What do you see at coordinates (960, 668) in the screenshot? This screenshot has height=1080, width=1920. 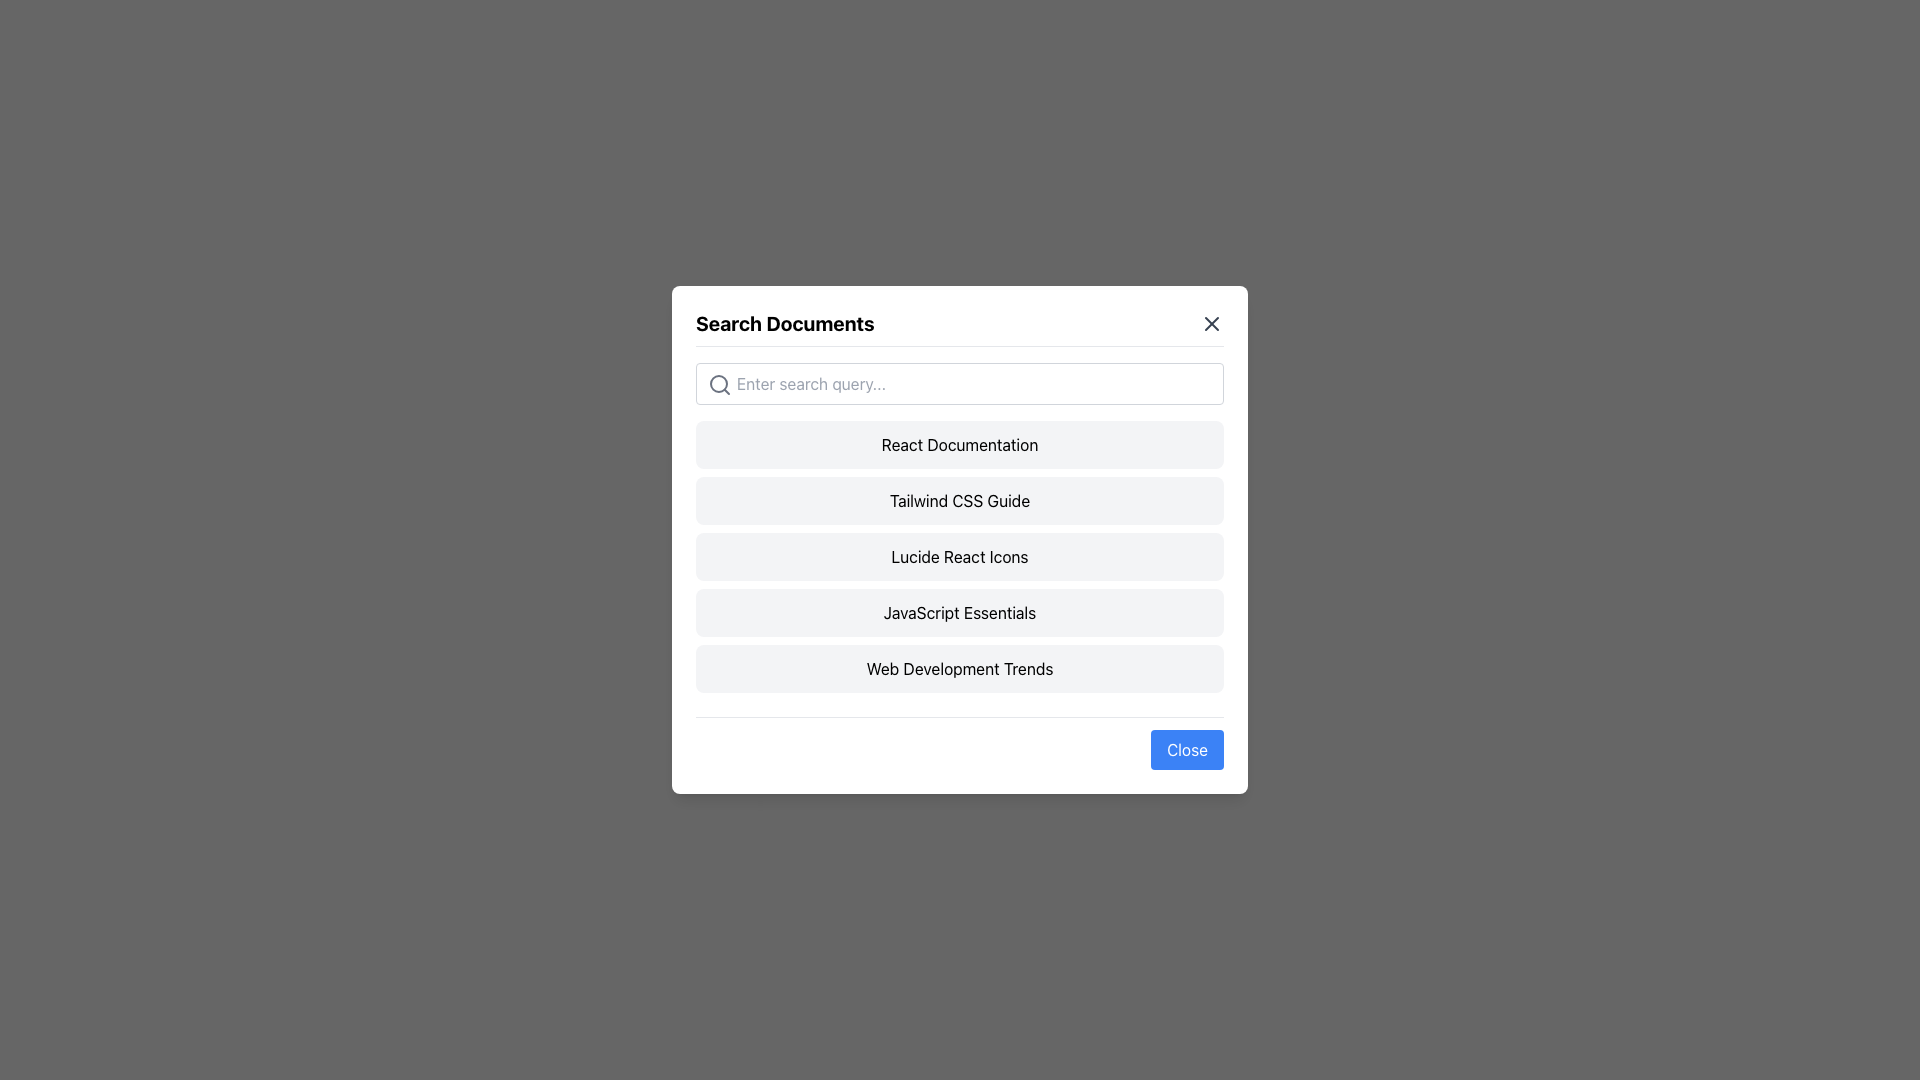 I see `the fifth button in the modal dialog, which represents the option for 'Web Development Trends'` at bounding box center [960, 668].